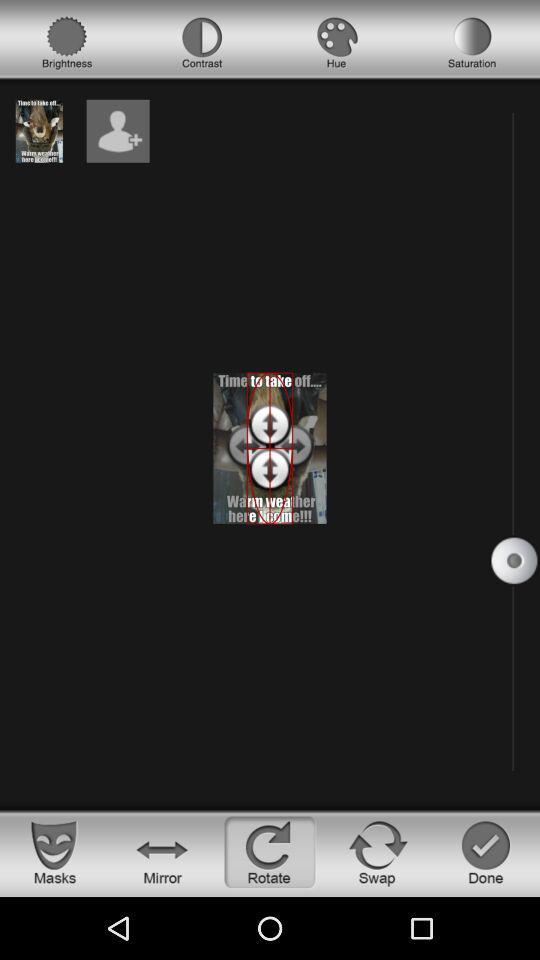  What do you see at coordinates (270, 851) in the screenshot?
I see `the refresh icon` at bounding box center [270, 851].